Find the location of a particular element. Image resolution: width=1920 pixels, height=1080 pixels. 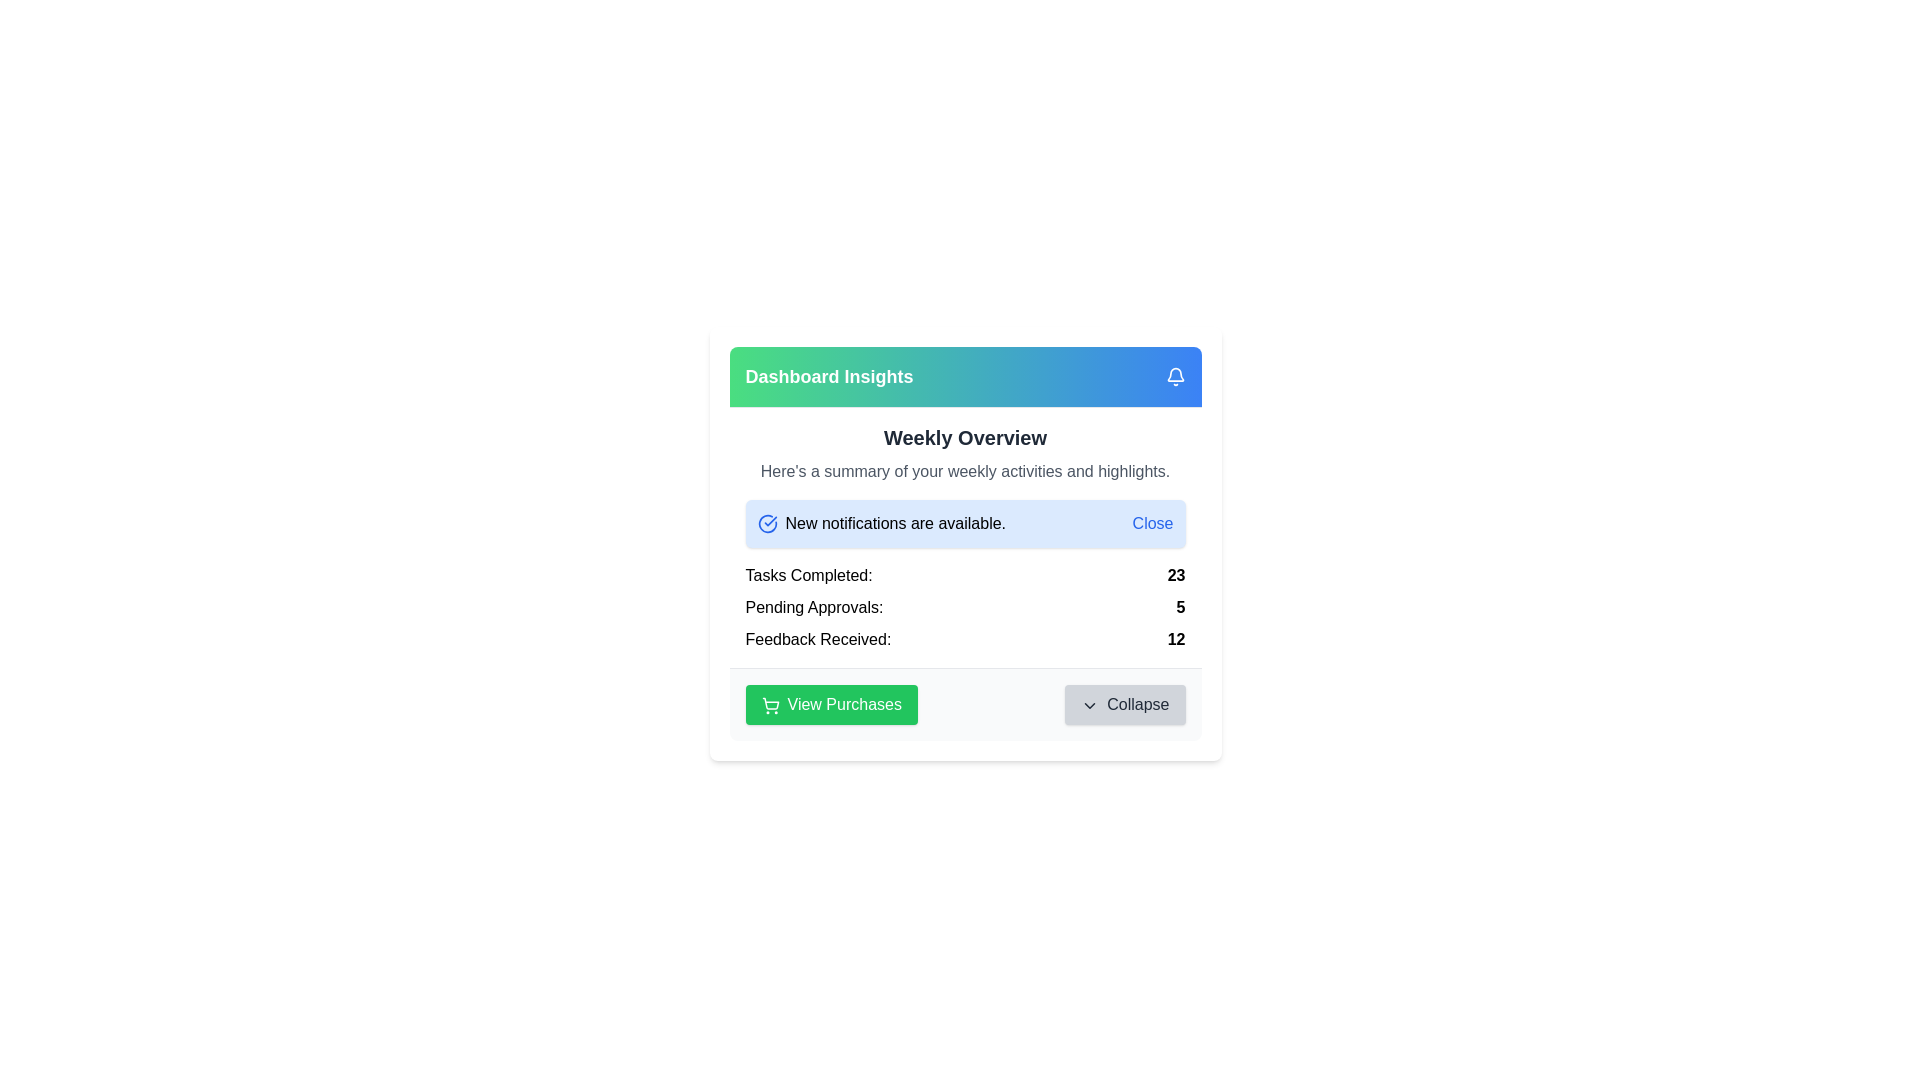

the downward-pointing chevron icon located within the 'Collapse' button, positioned to the left of the text 'Collapse' is located at coordinates (1089, 704).